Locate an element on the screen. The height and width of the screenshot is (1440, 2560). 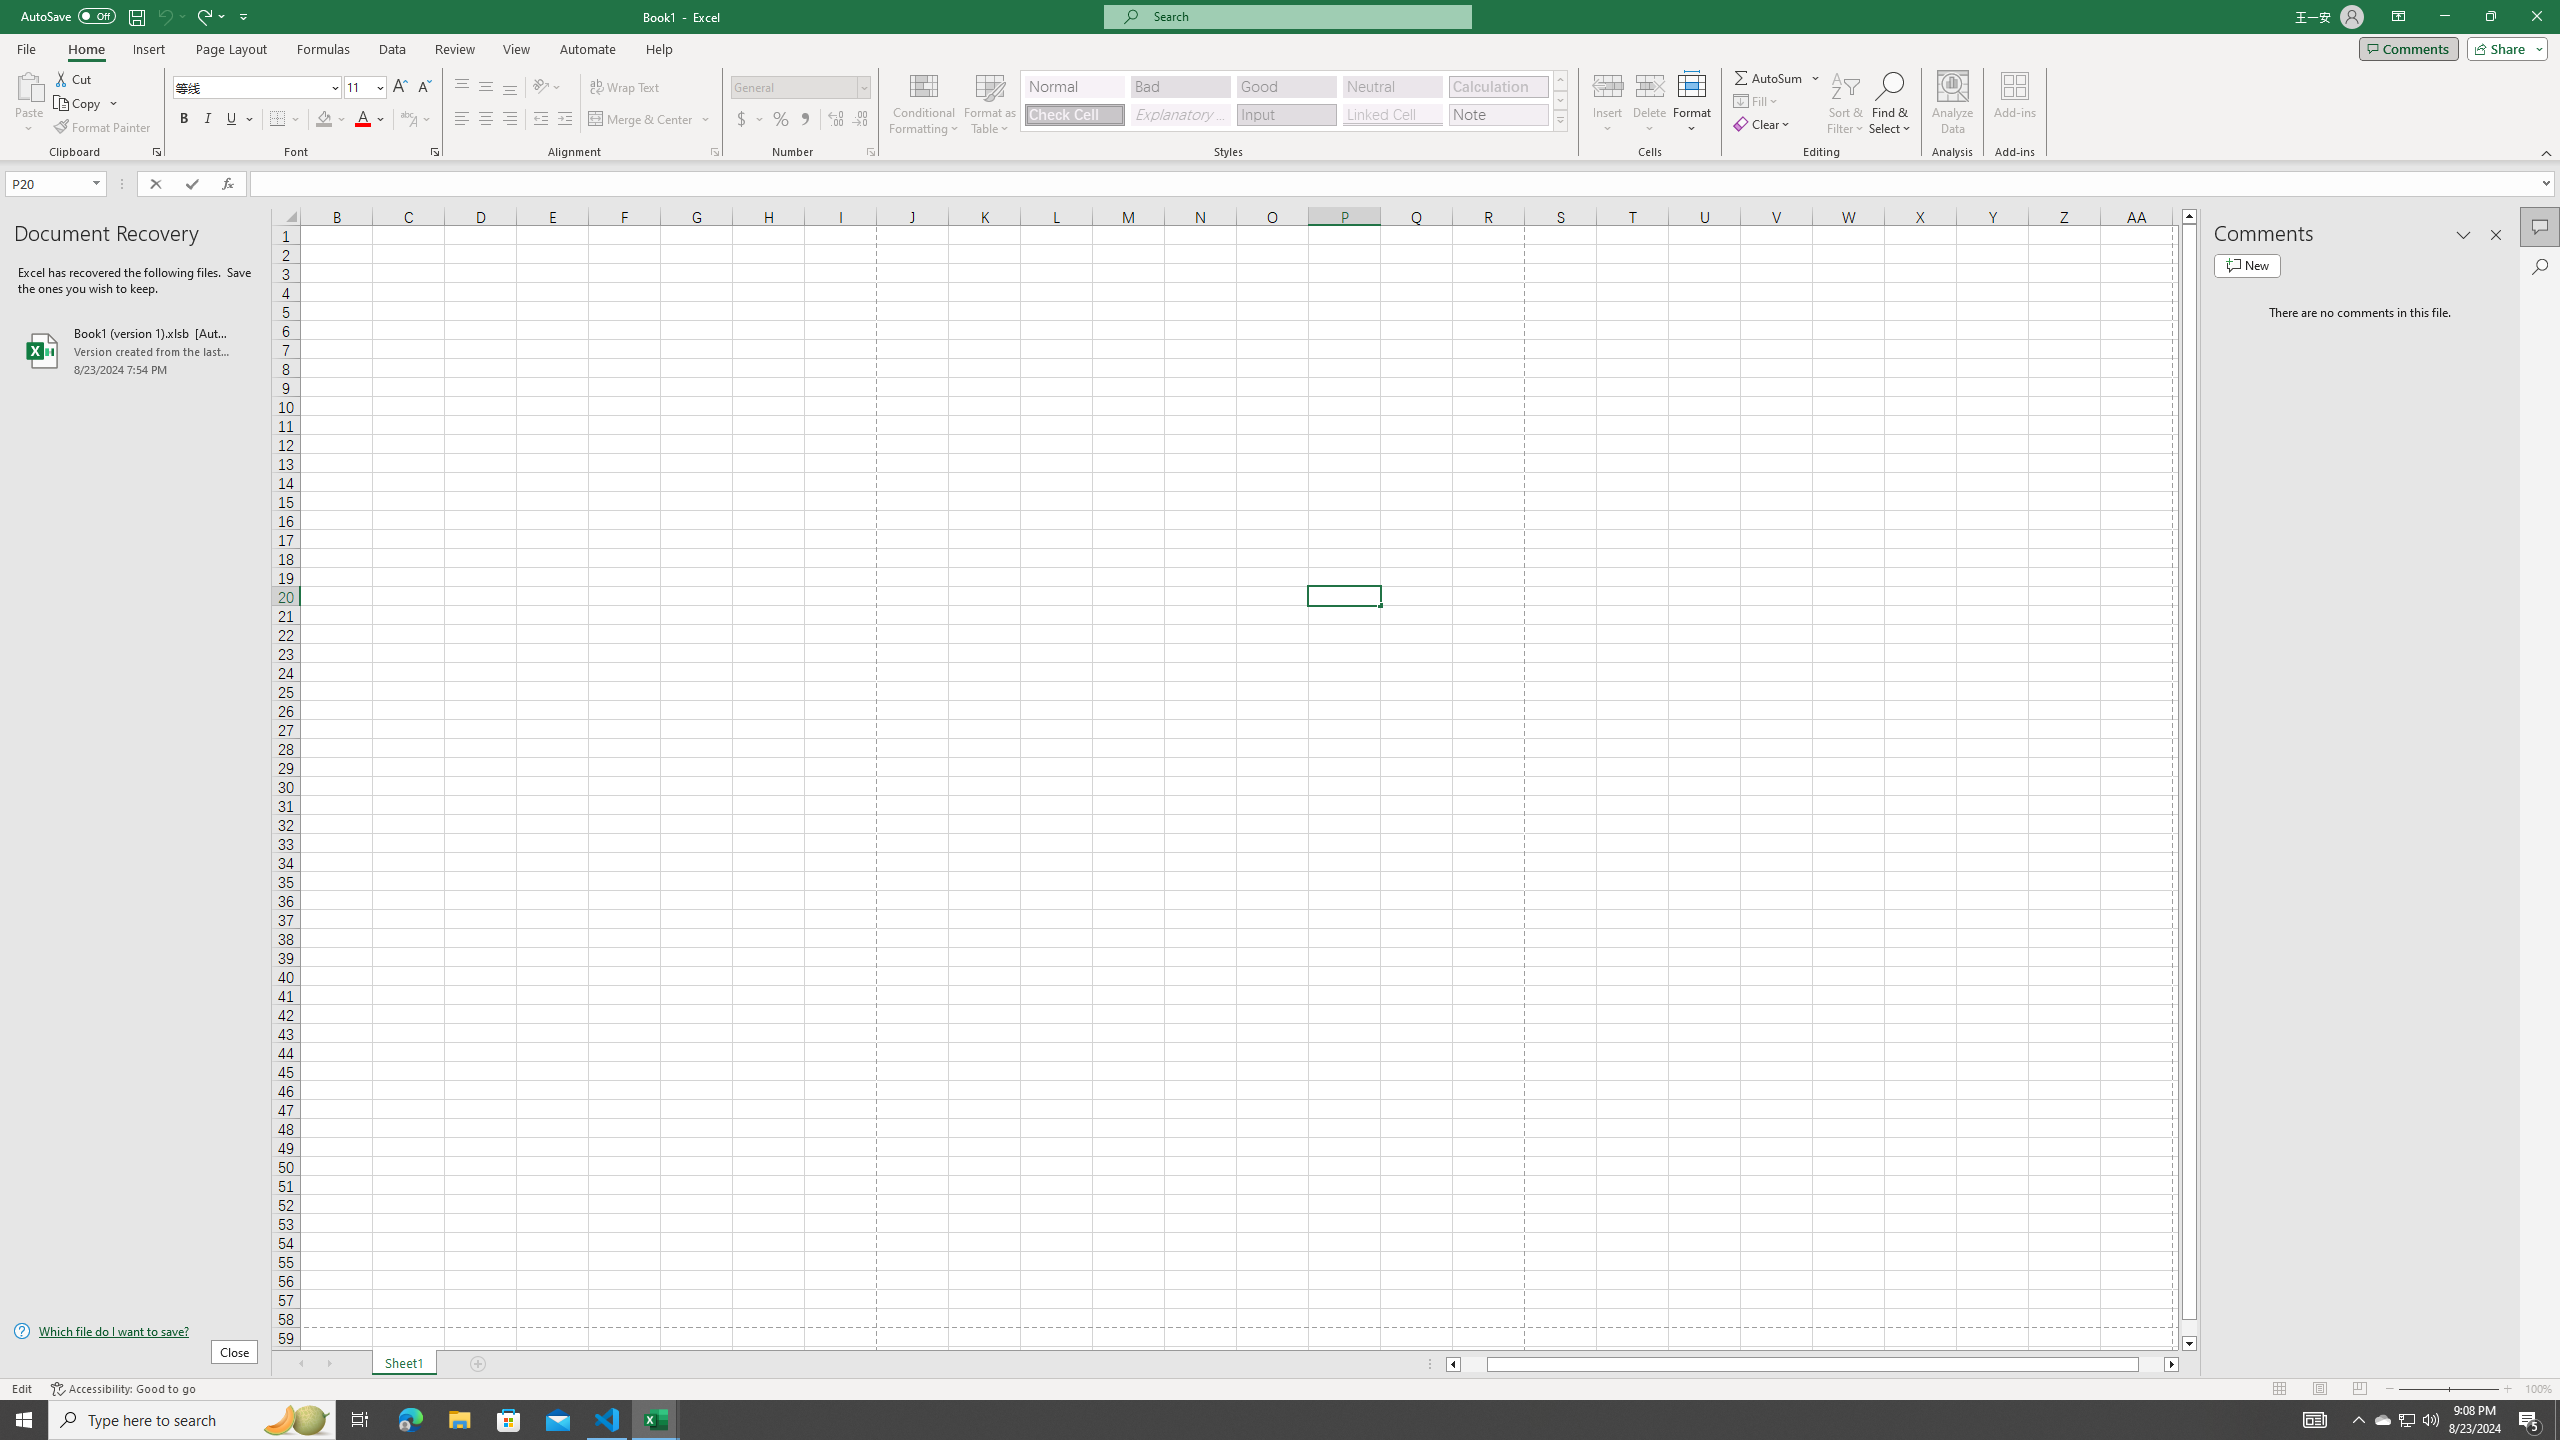
'Good' is located at coordinates (1285, 87).